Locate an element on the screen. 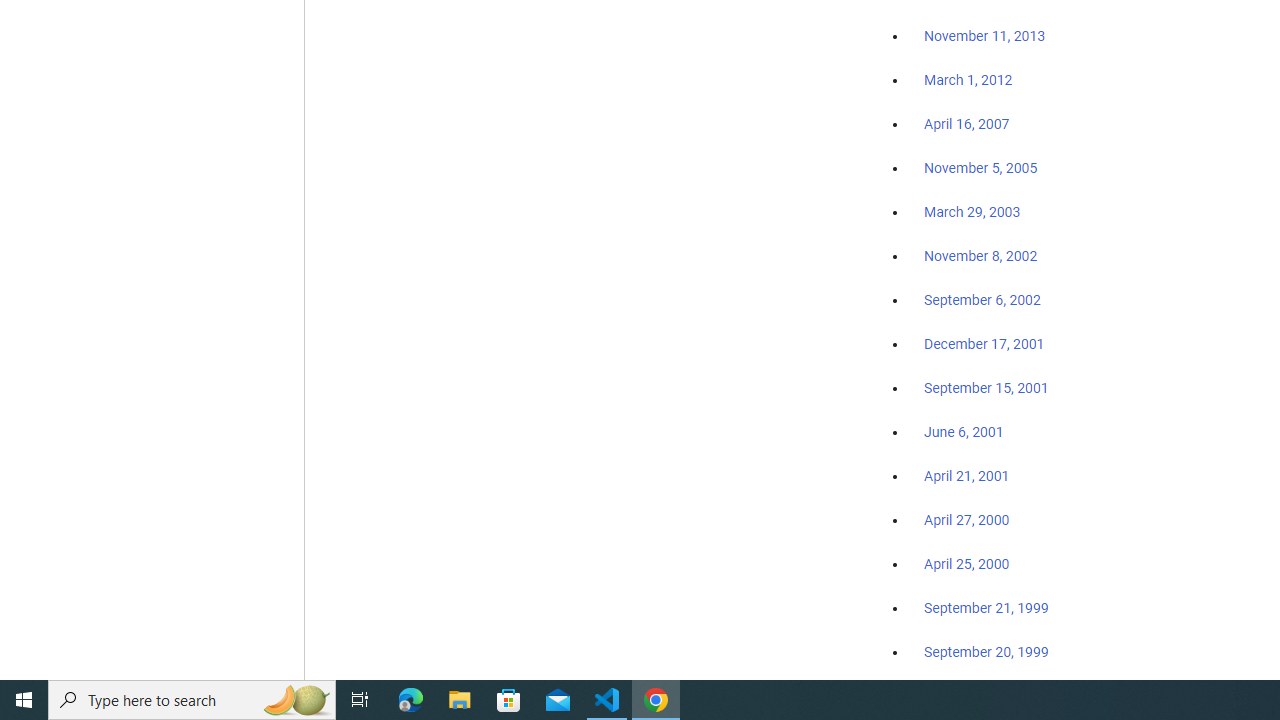  'June 6, 2001' is located at coordinates (963, 431).